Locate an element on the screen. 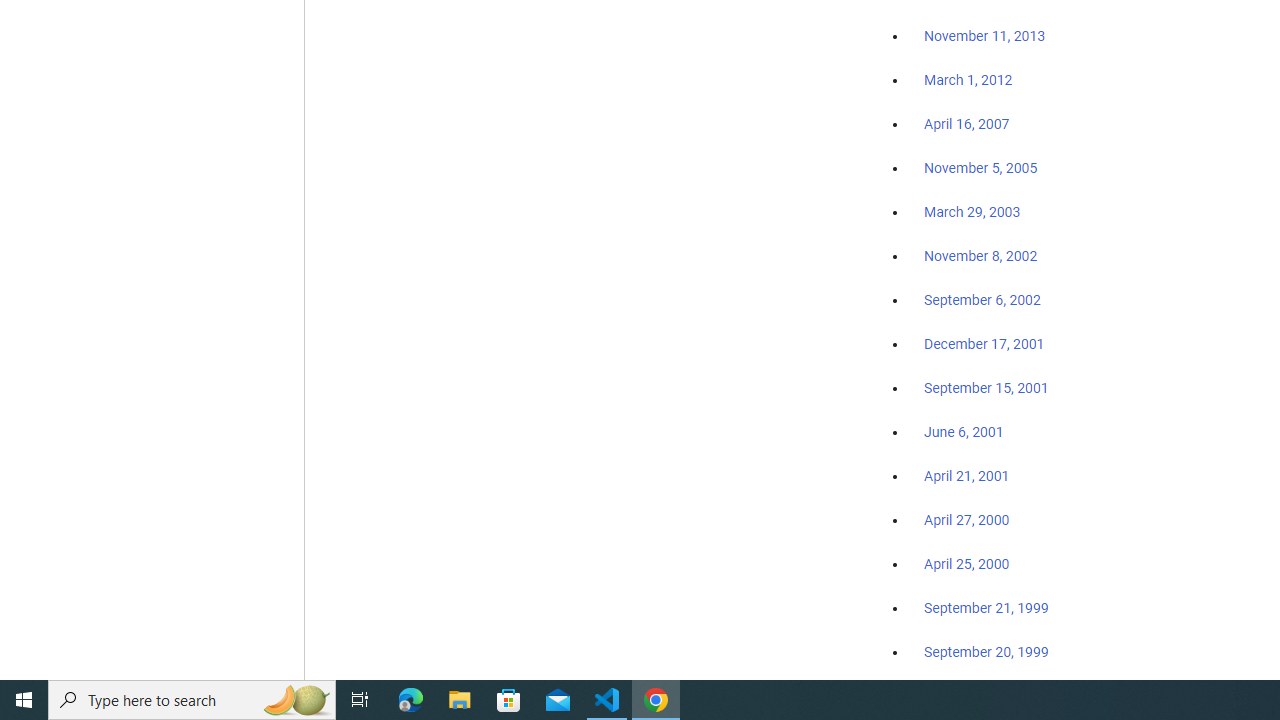  'June 6, 2001' is located at coordinates (963, 431).